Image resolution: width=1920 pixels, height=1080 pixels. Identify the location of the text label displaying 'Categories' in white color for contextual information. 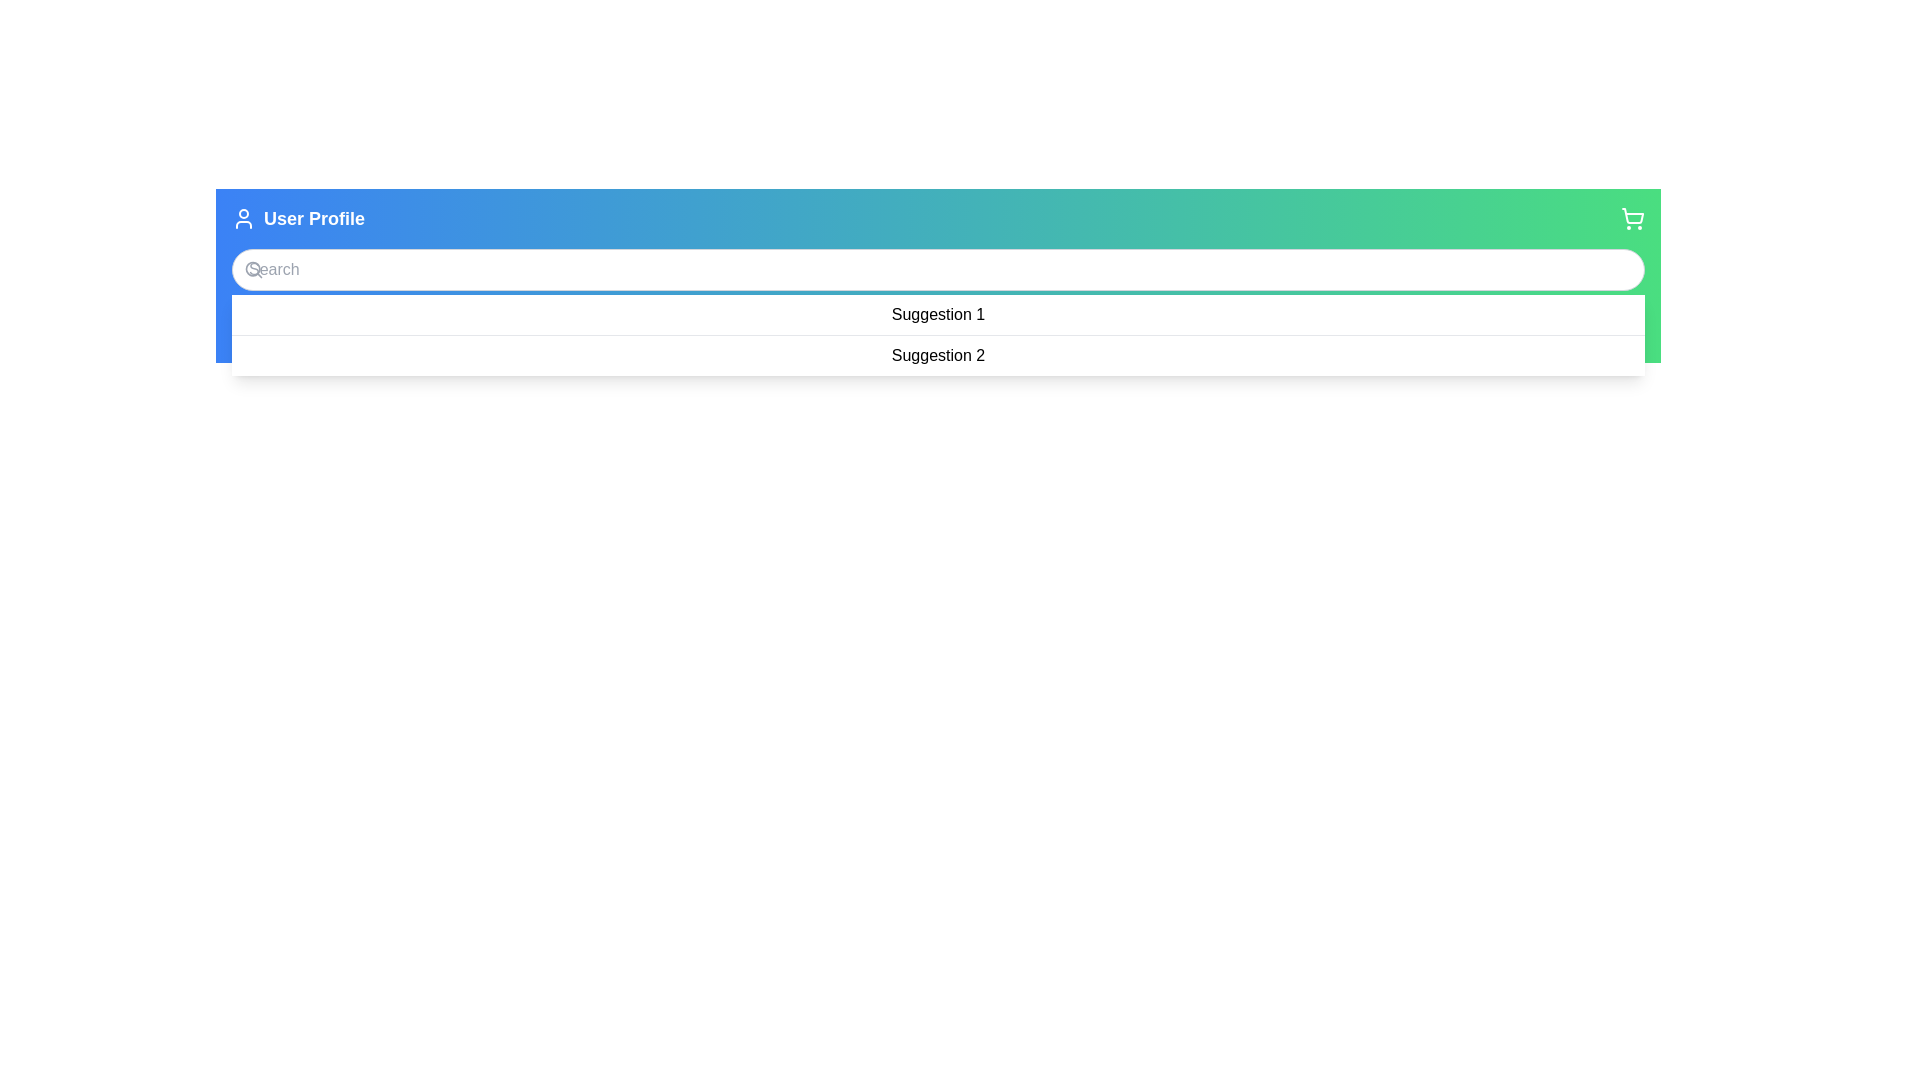
(401, 338).